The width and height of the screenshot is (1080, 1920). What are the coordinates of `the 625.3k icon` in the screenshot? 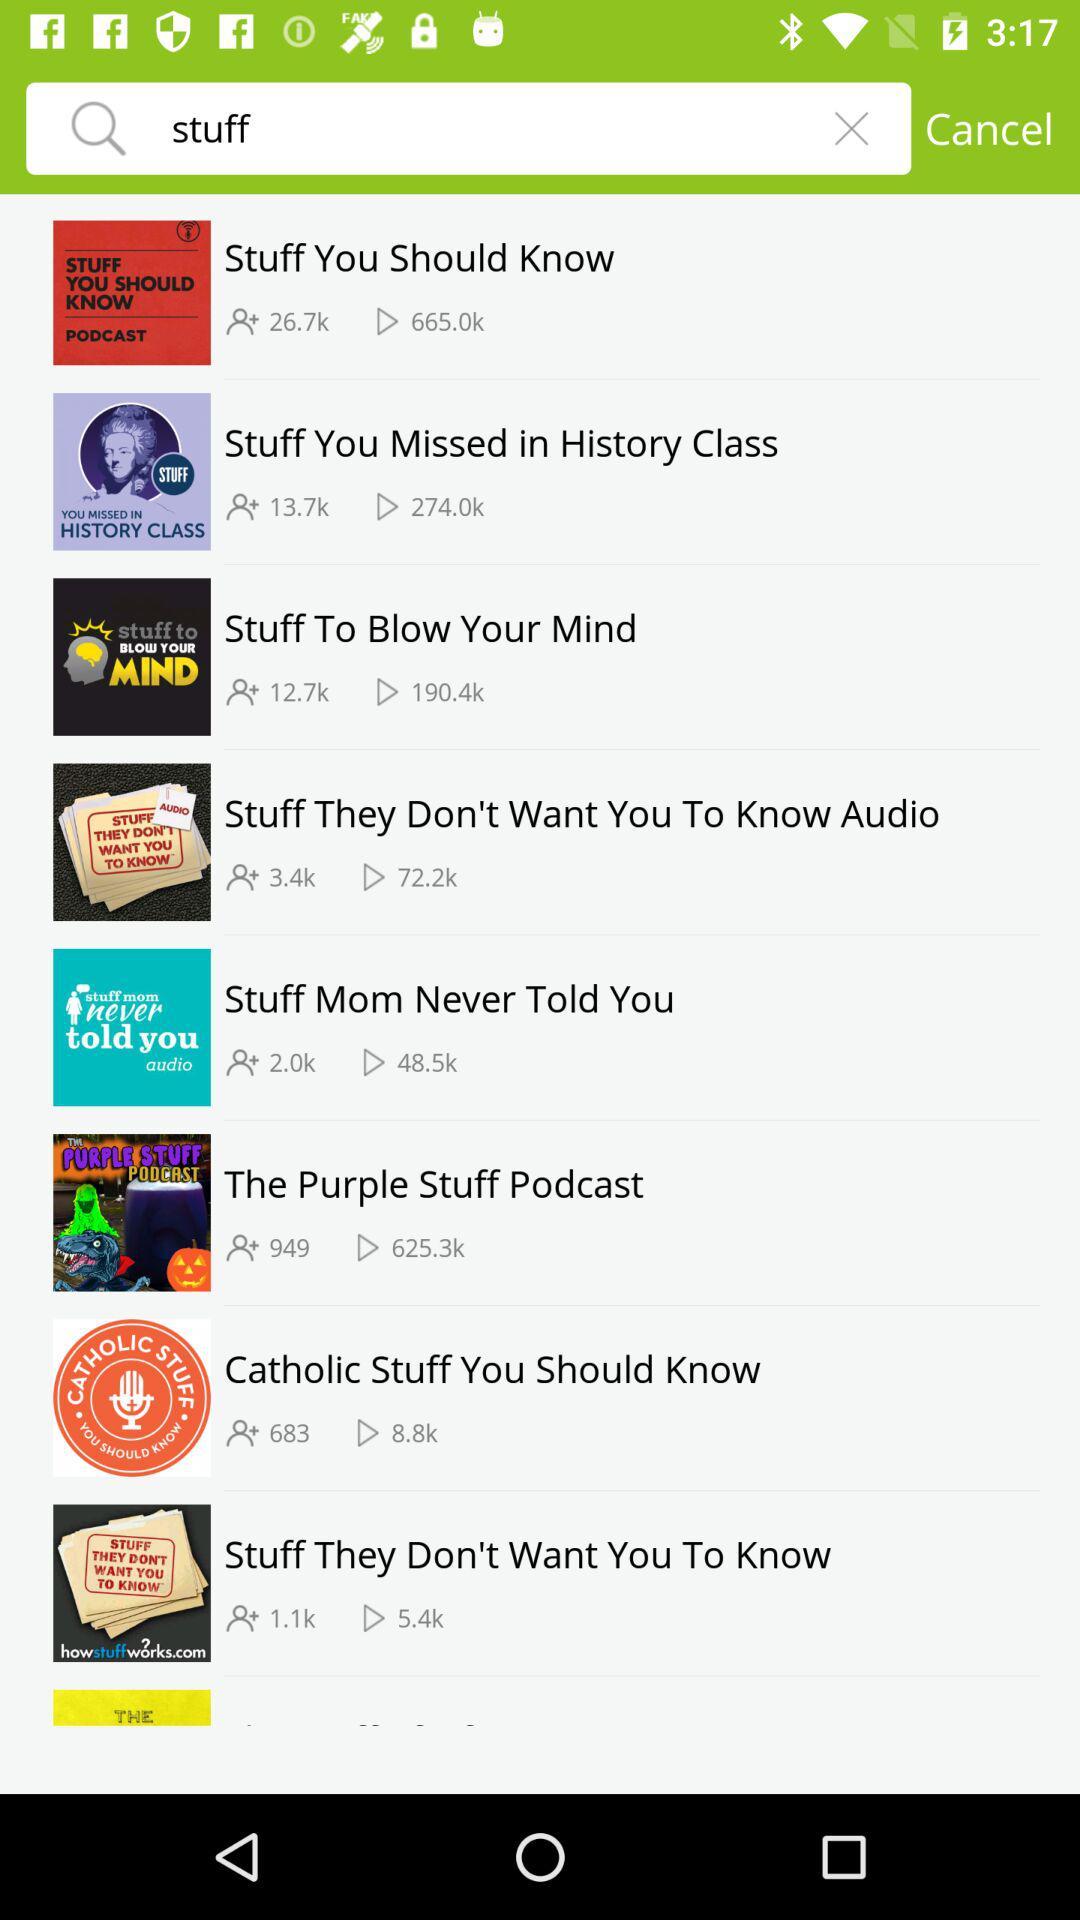 It's located at (427, 1246).